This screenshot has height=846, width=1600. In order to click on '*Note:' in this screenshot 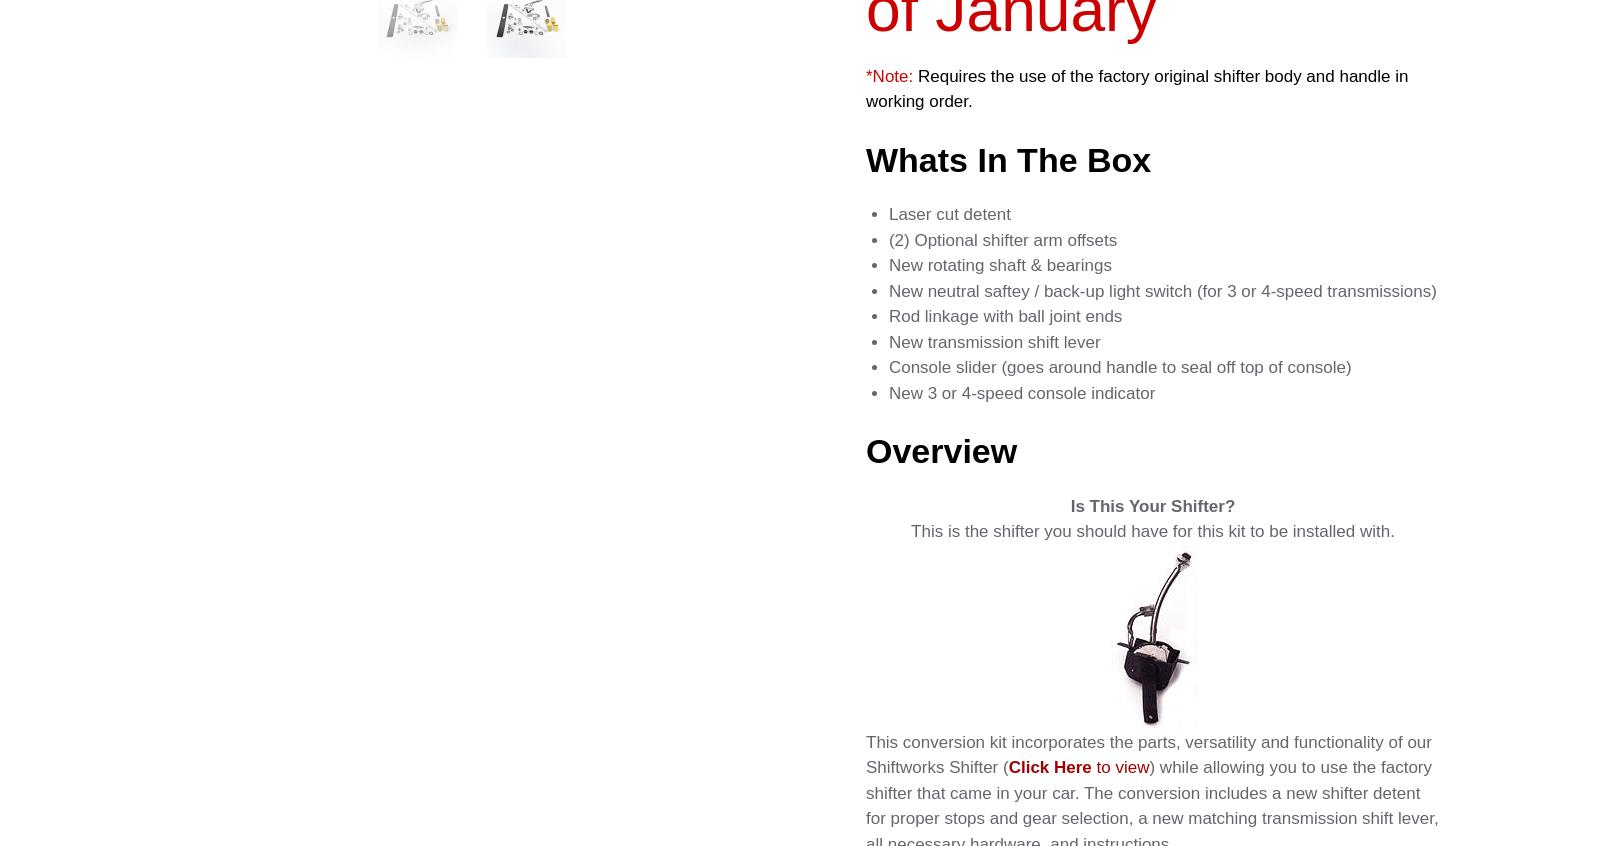, I will do `click(888, 75)`.